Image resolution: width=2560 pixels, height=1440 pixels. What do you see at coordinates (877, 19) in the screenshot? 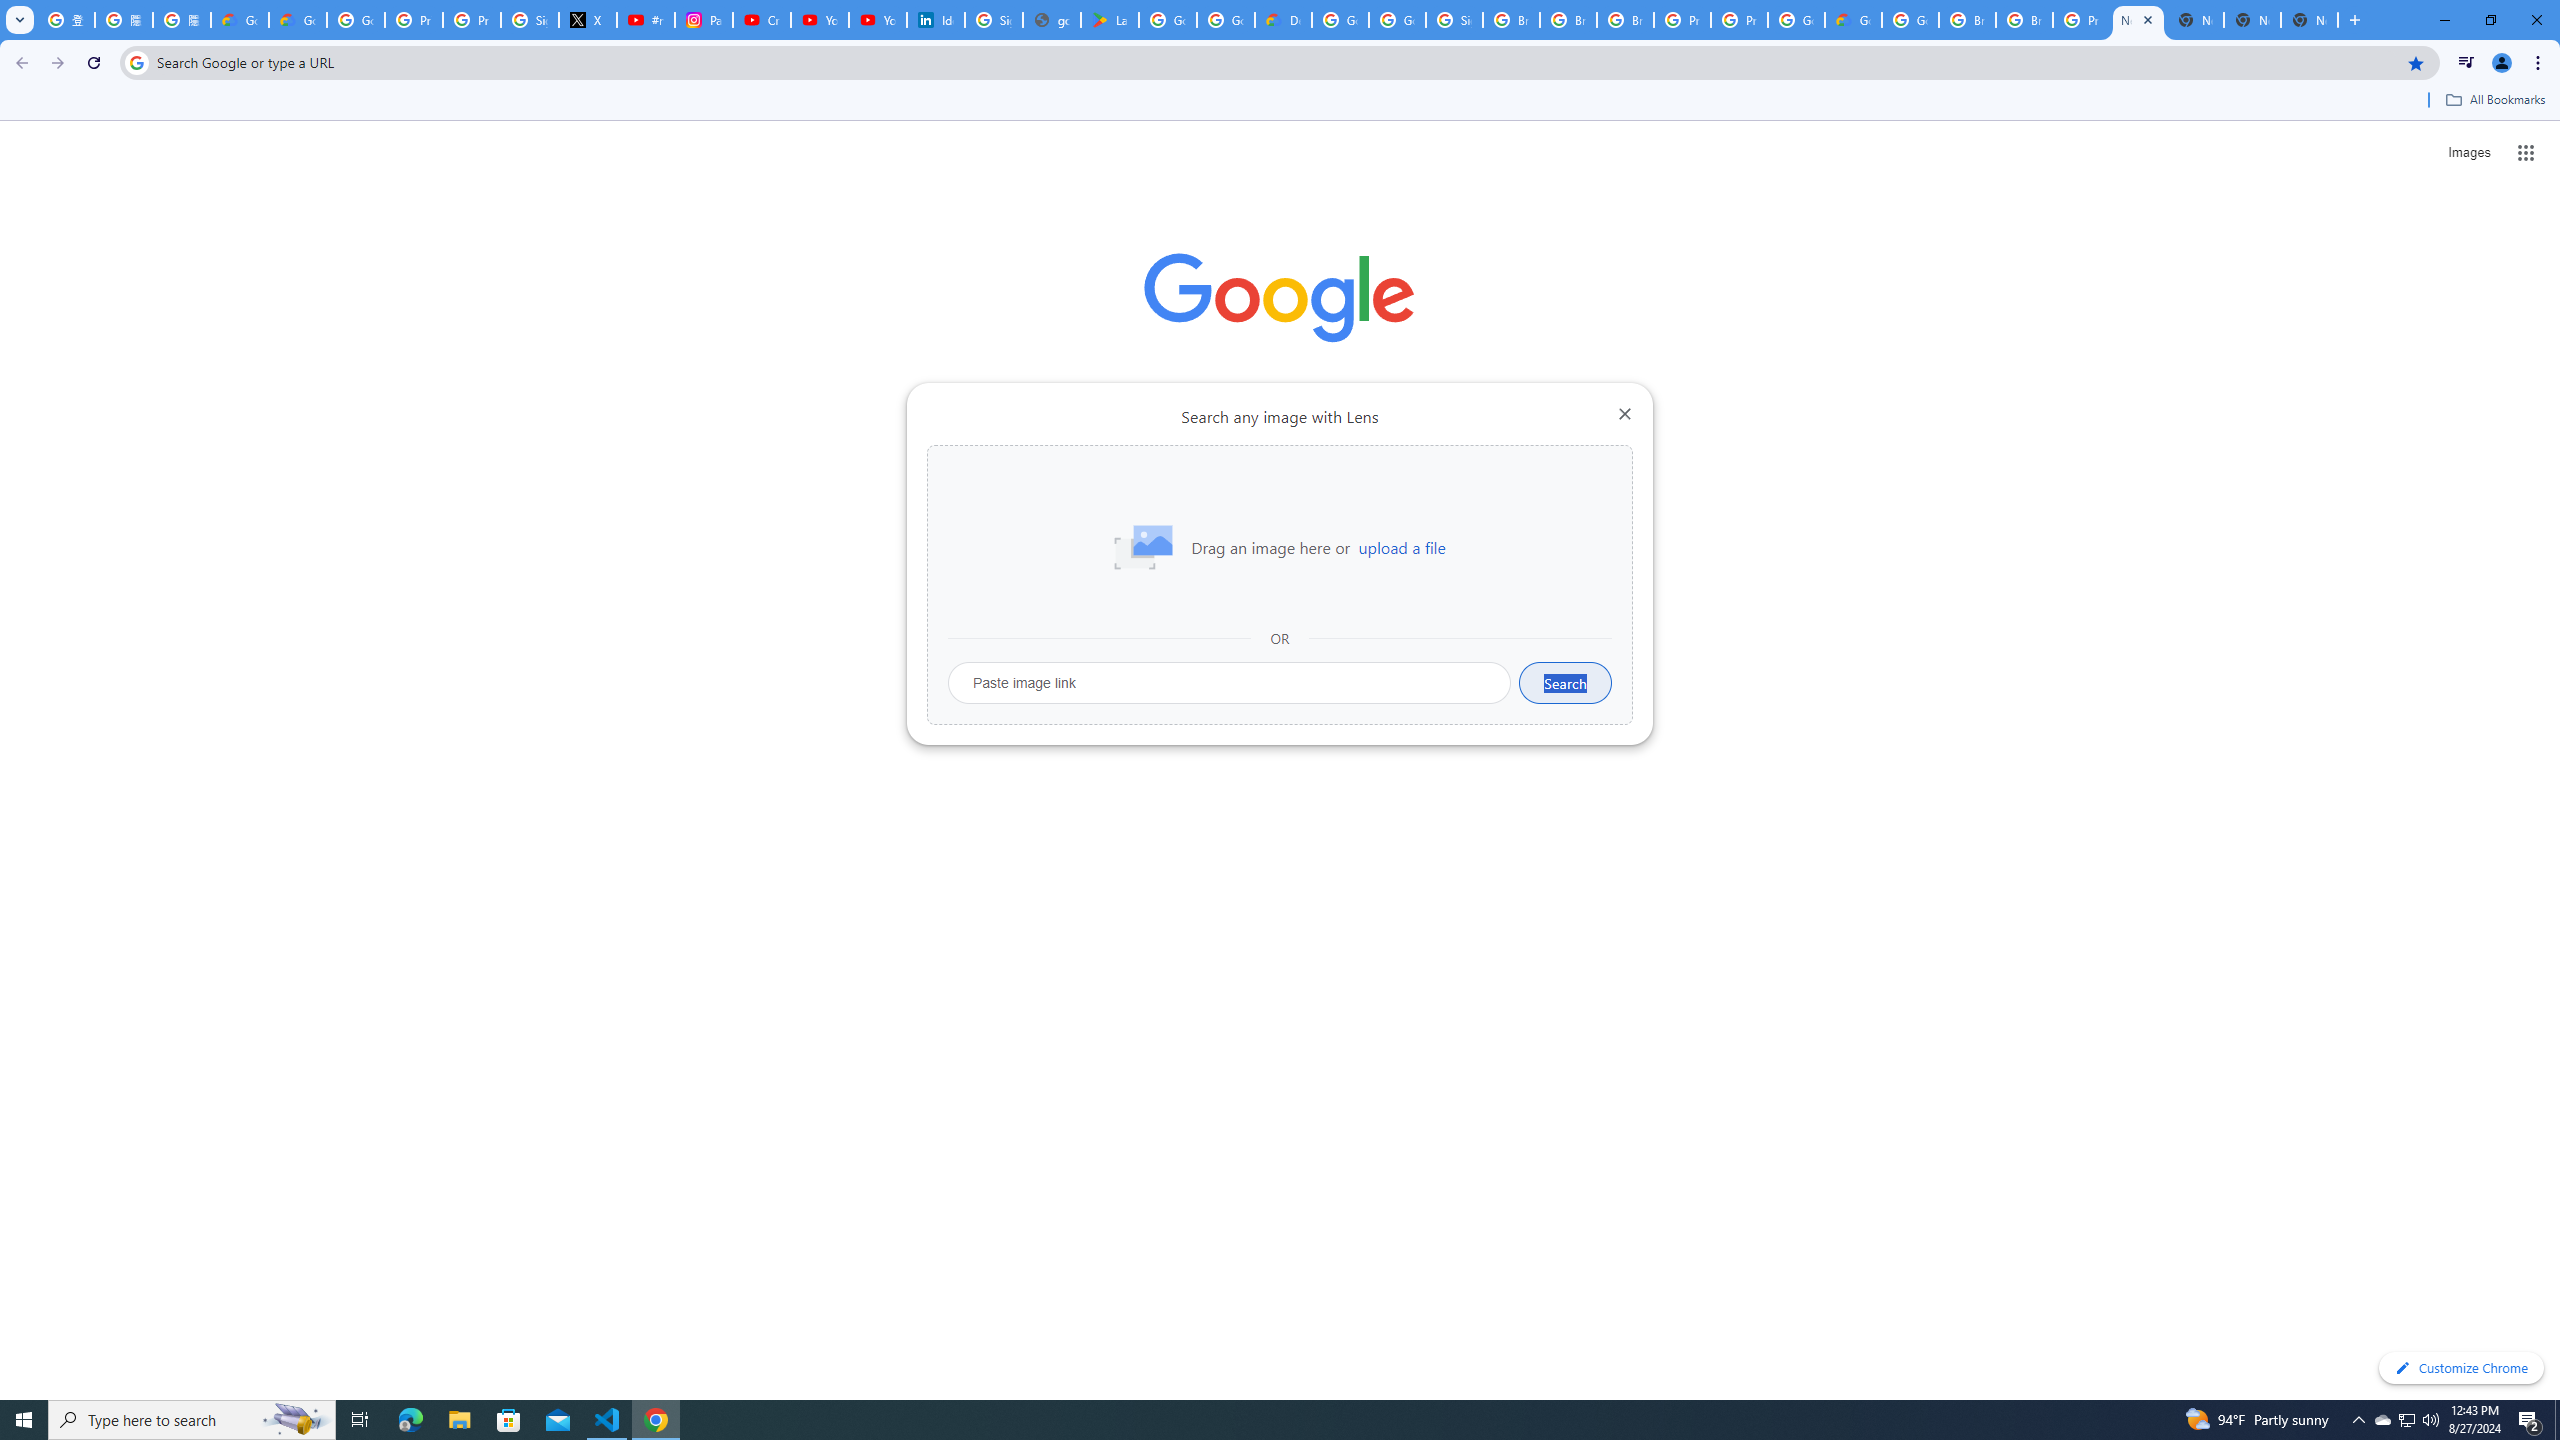
I see `'YouTube Culture & Trends - YouTube Top 10, 2021'` at bounding box center [877, 19].